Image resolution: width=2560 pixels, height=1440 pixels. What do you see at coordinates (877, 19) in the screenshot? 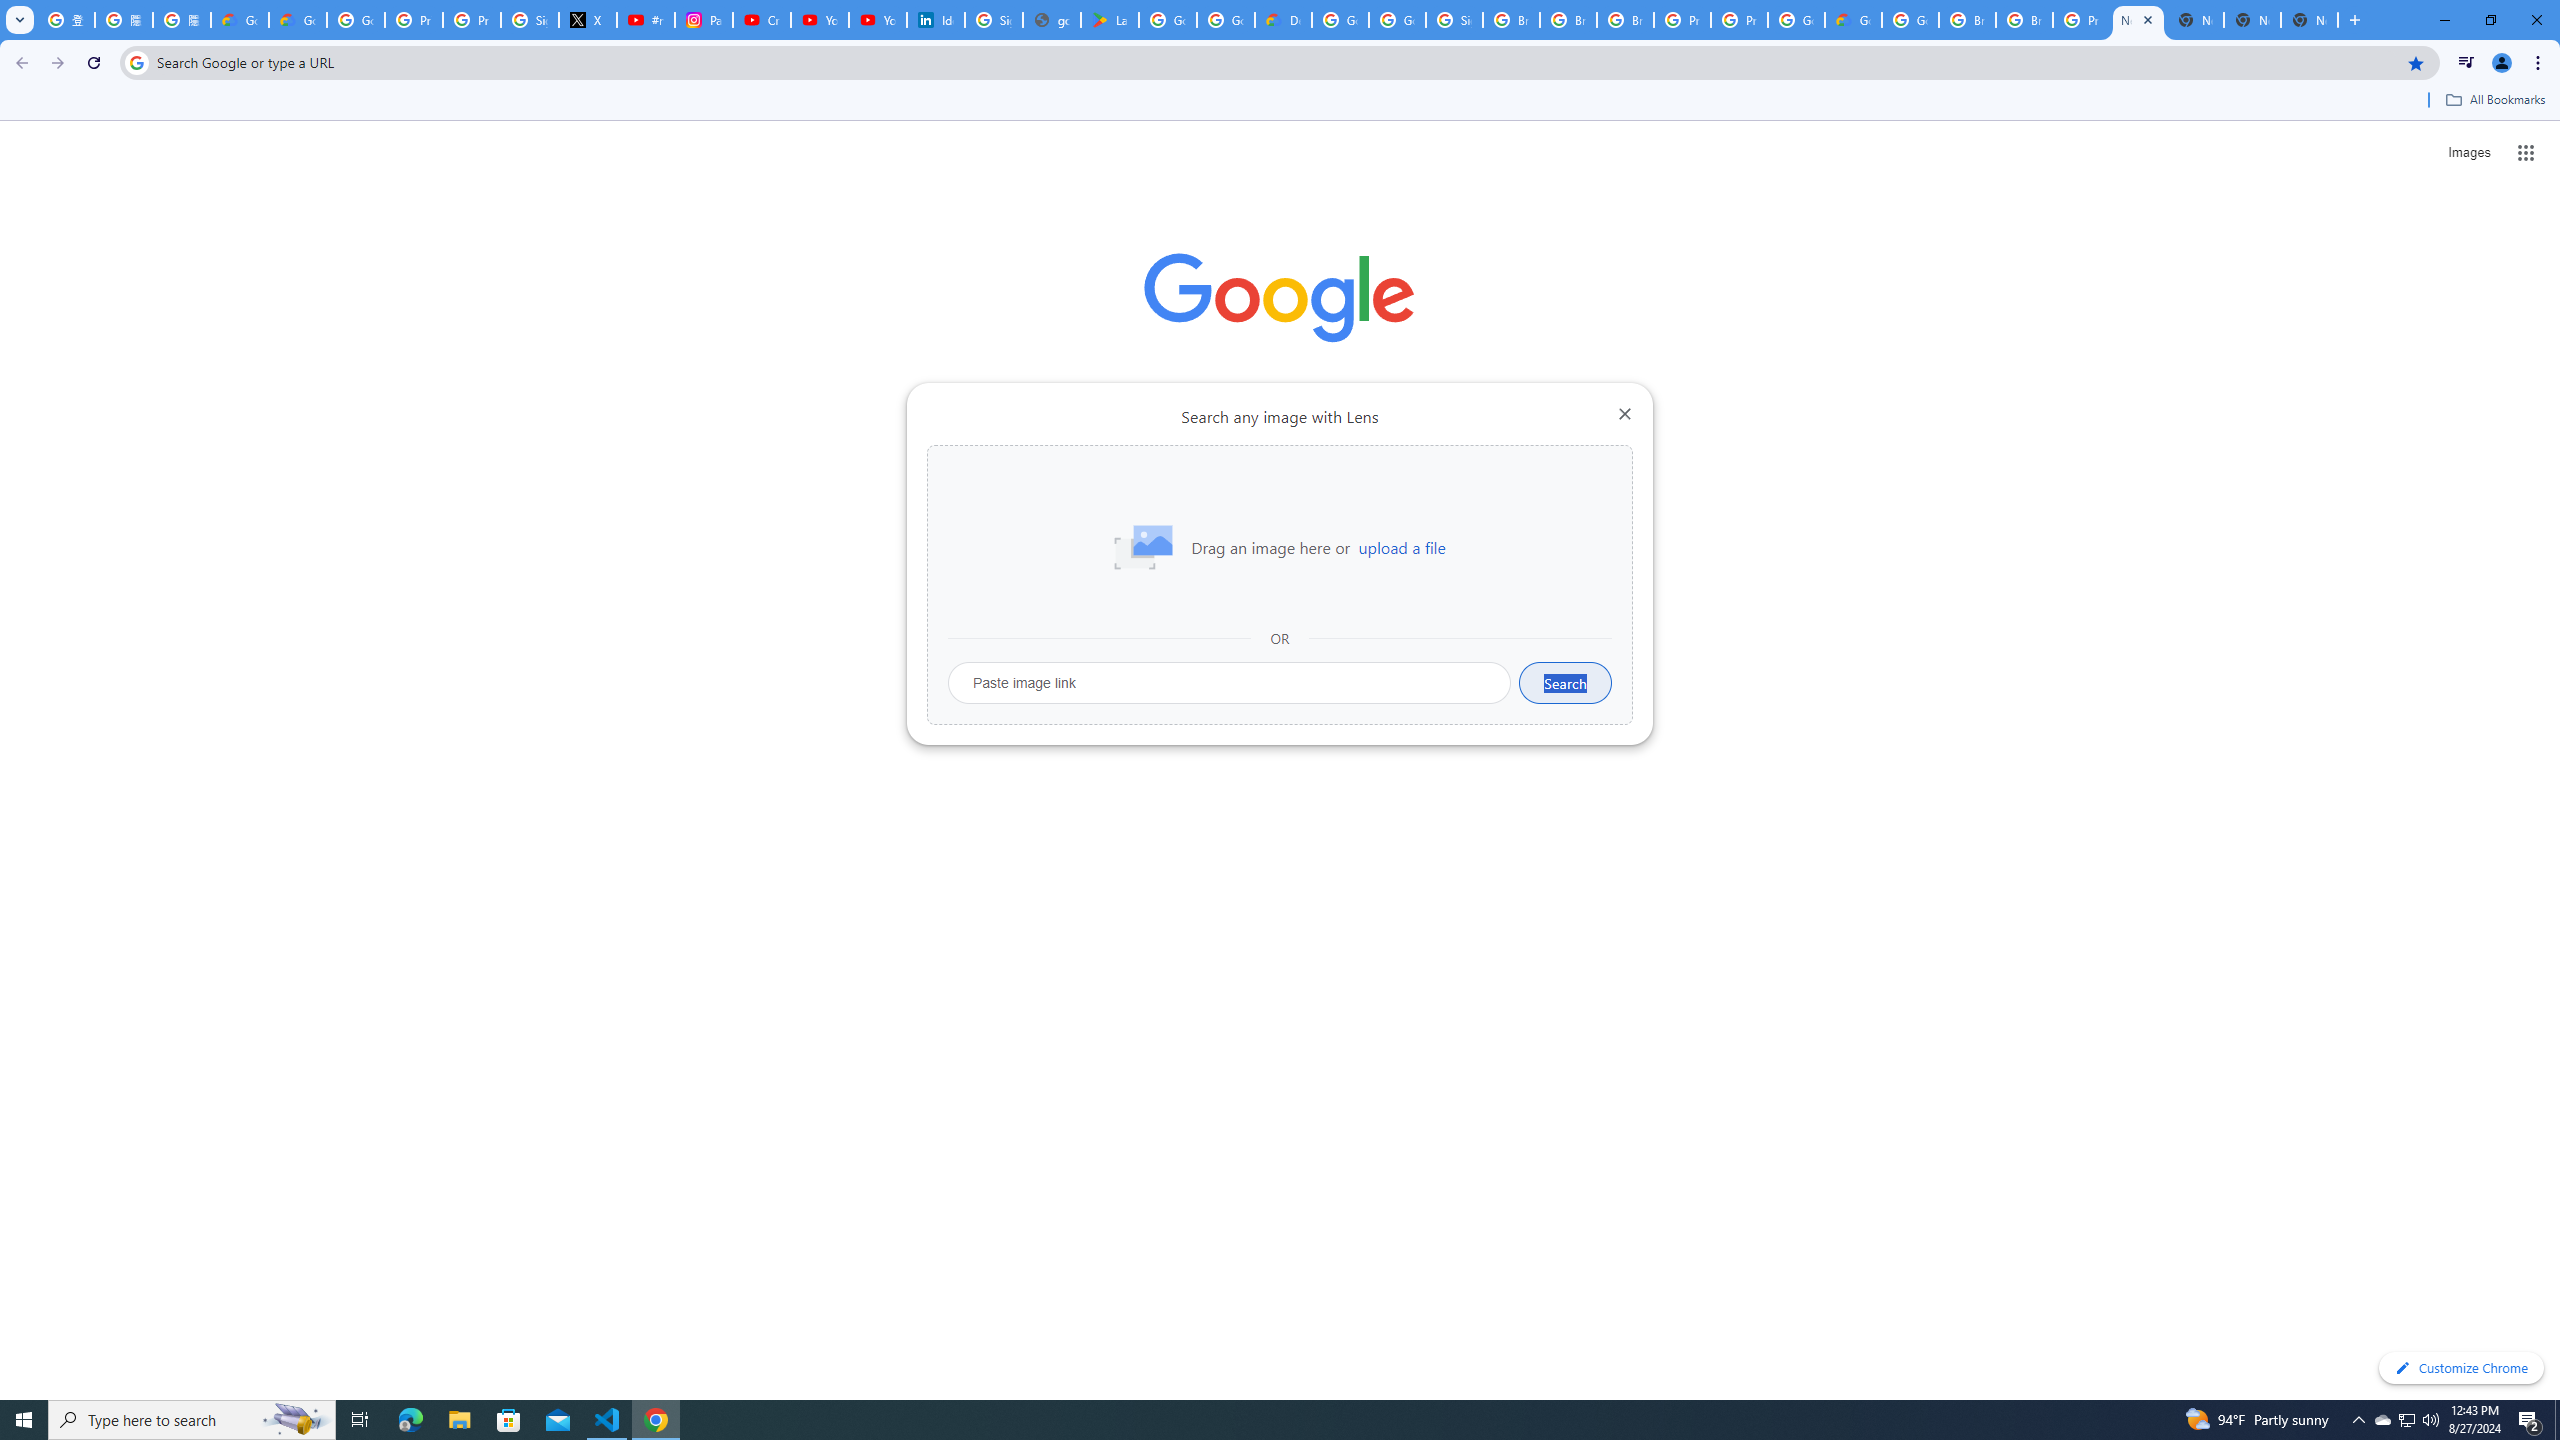
I see `'YouTube Culture & Trends - YouTube Top 10, 2021'` at bounding box center [877, 19].